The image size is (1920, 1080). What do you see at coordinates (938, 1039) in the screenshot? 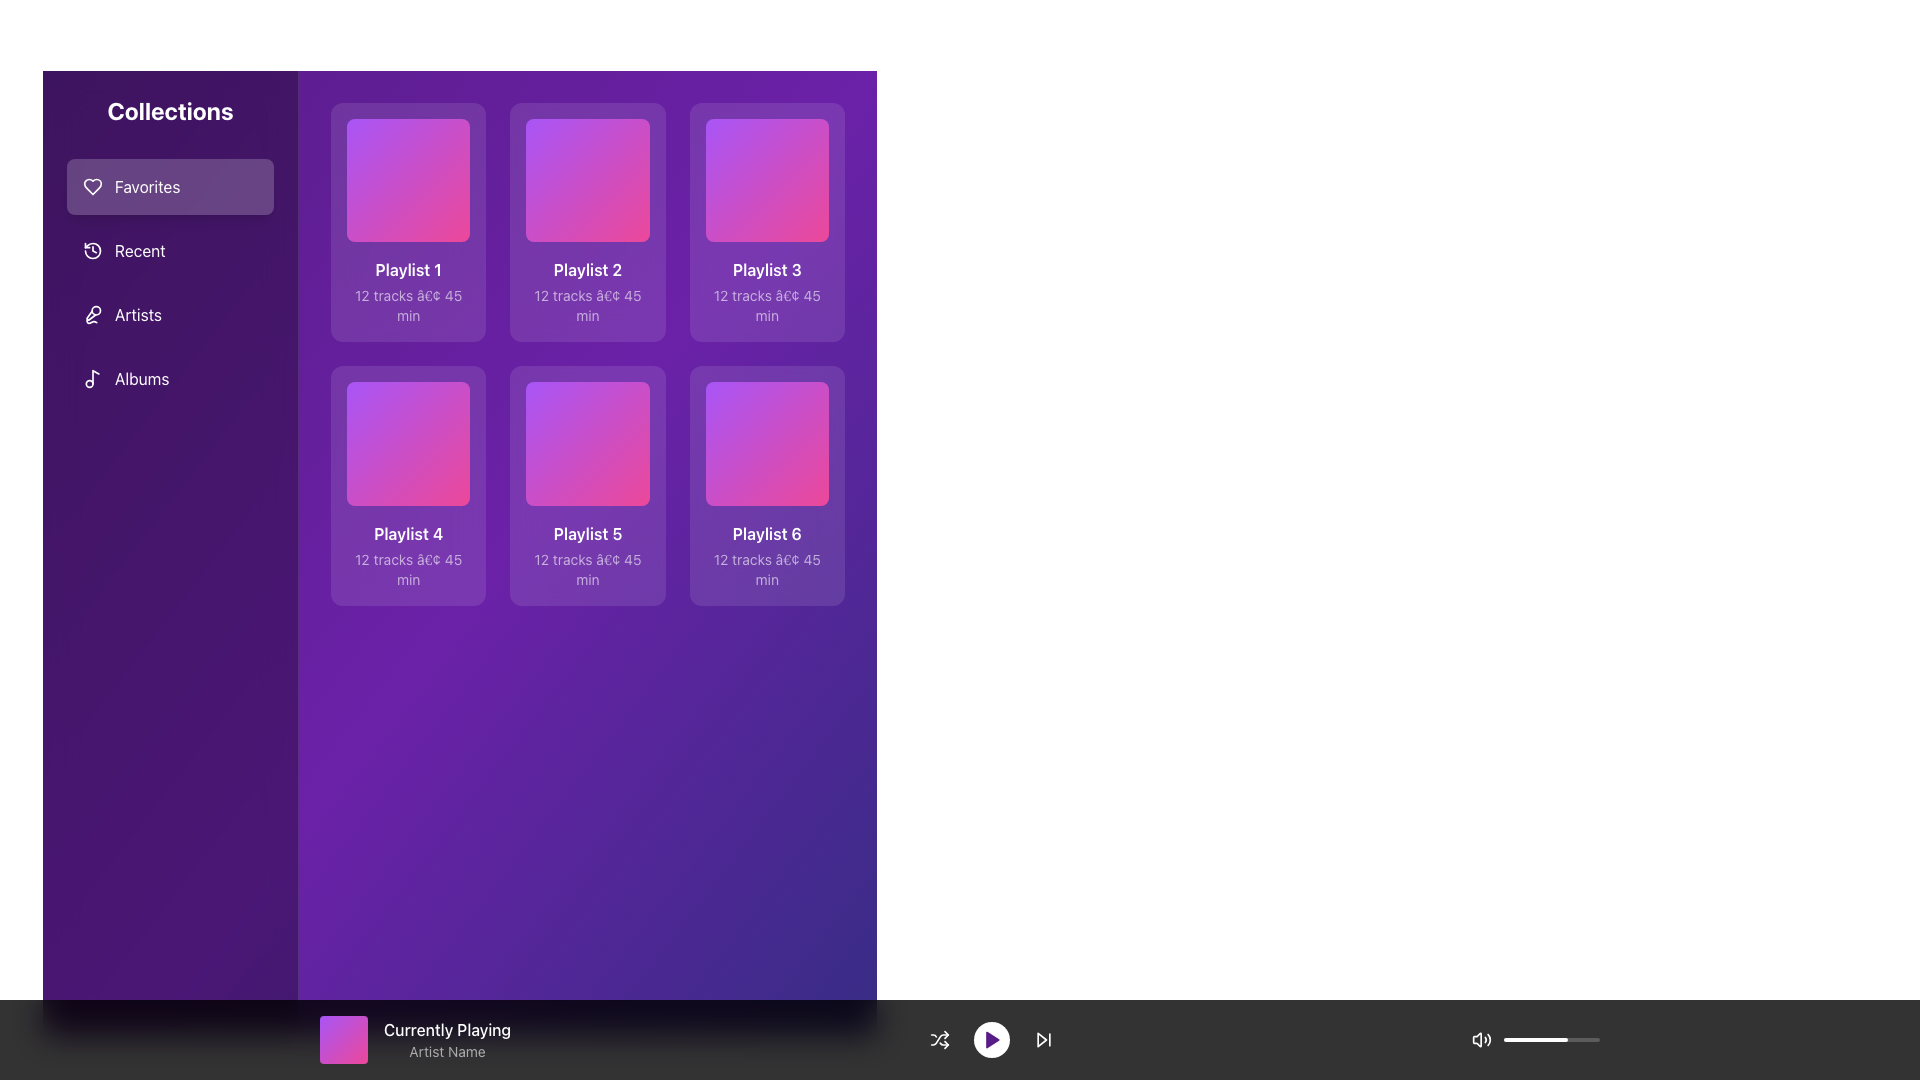
I see `the shuffle button represented by two crossing arrows, located in the bottom control bar` at bounding box center [938, 1039].